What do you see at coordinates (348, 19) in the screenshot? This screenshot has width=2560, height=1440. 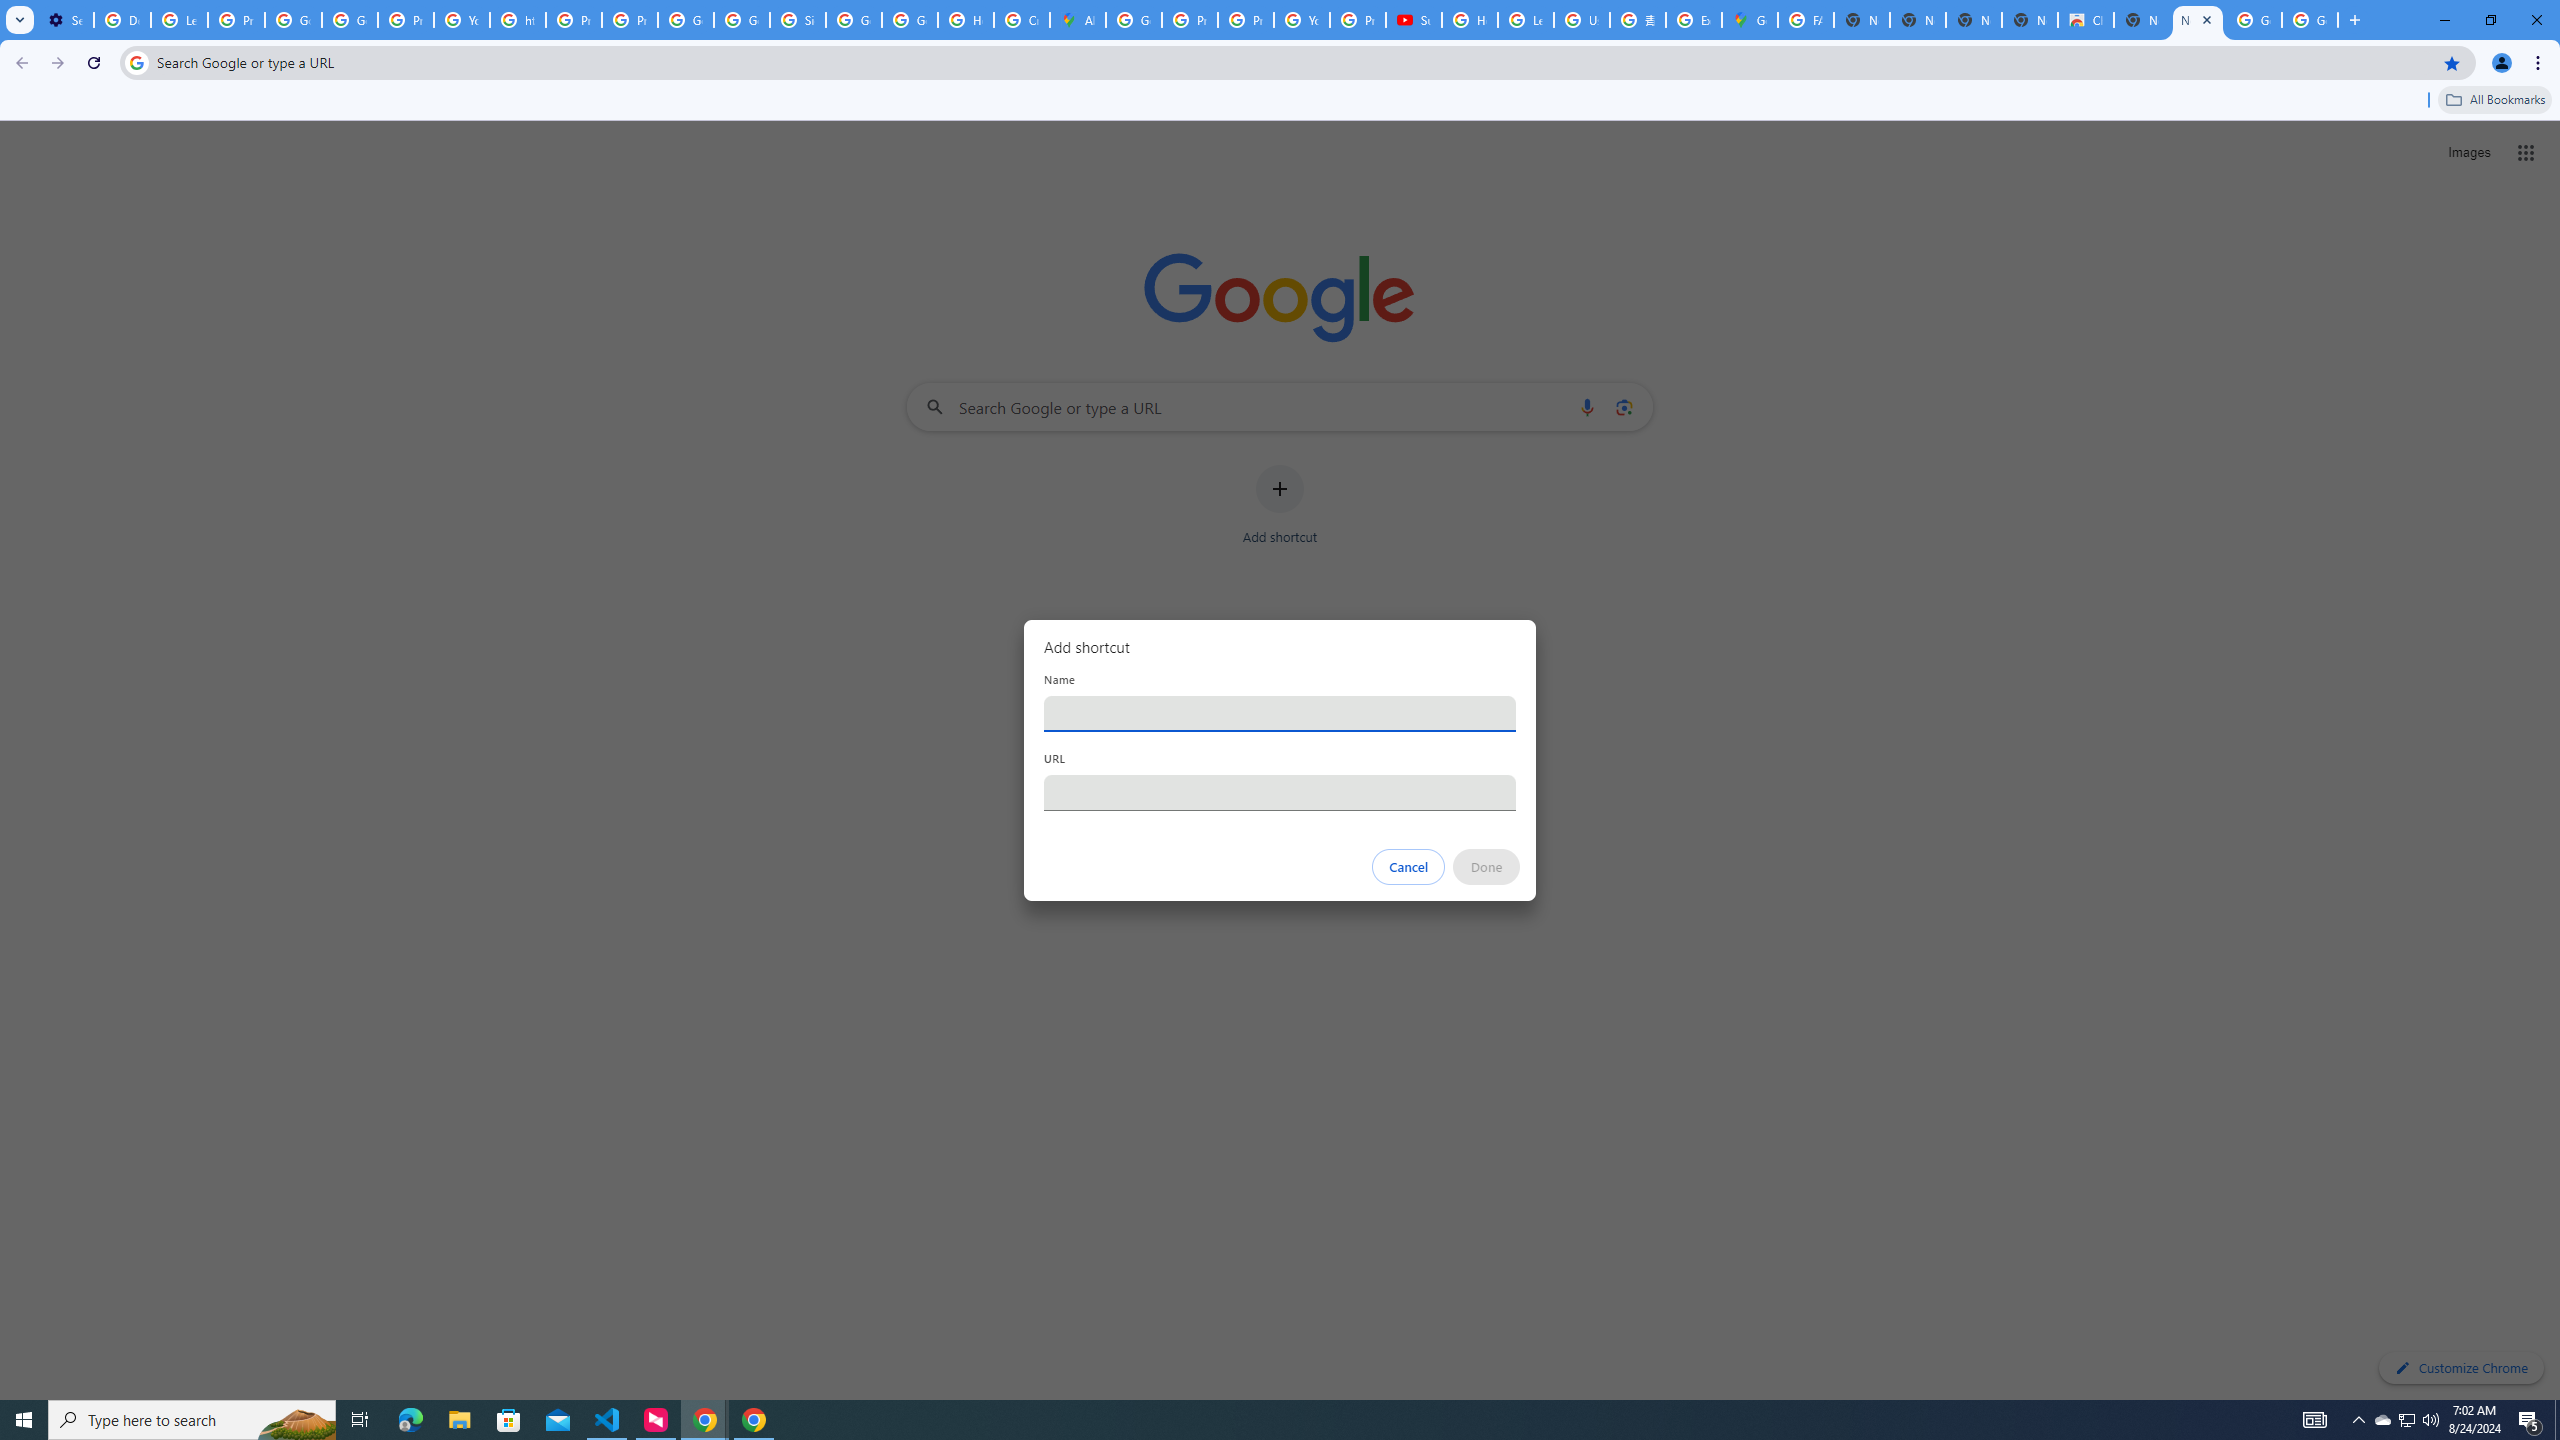 I see `'Google Account Help'` at bounding box center [348, 19].